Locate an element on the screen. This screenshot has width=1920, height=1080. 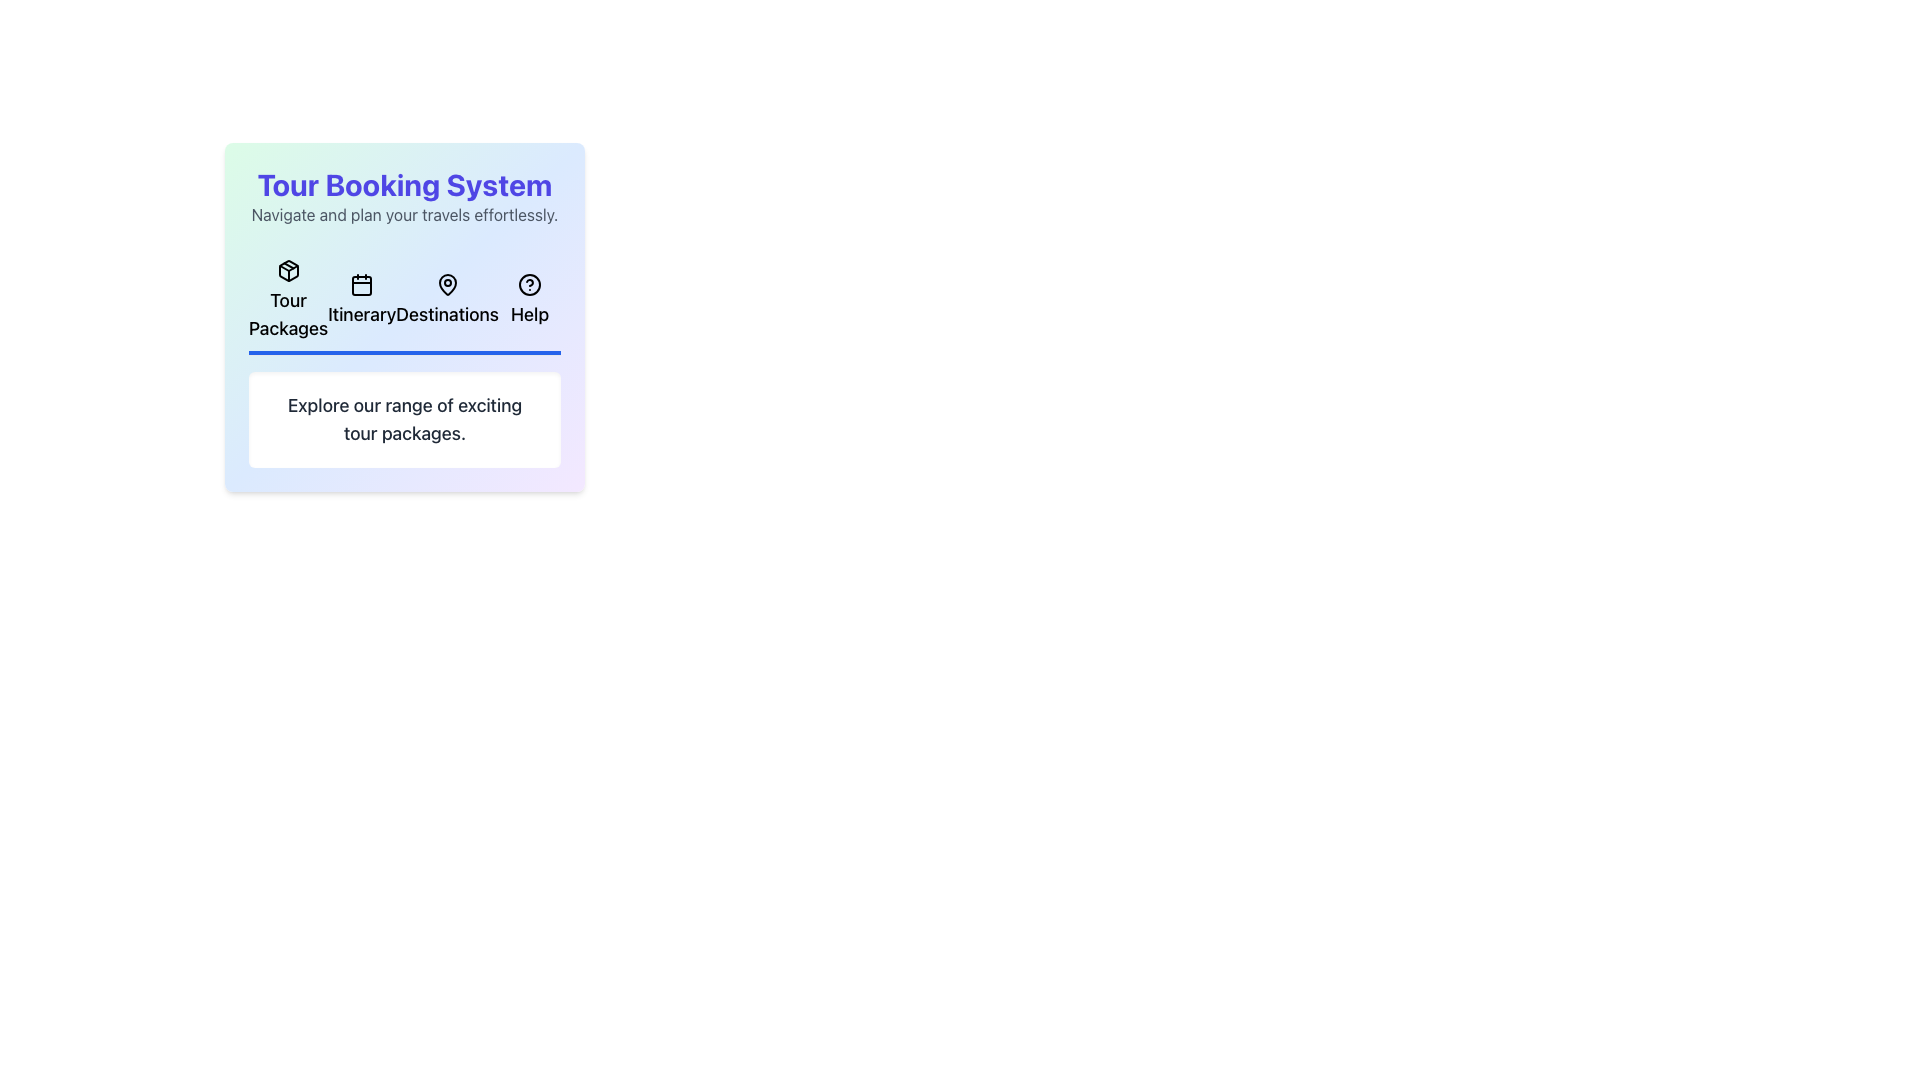
the prominent text label that provides an introduction or motivational message for exploring tour packages, located centrally below the navigation bar is located at coordinates (403, 419).